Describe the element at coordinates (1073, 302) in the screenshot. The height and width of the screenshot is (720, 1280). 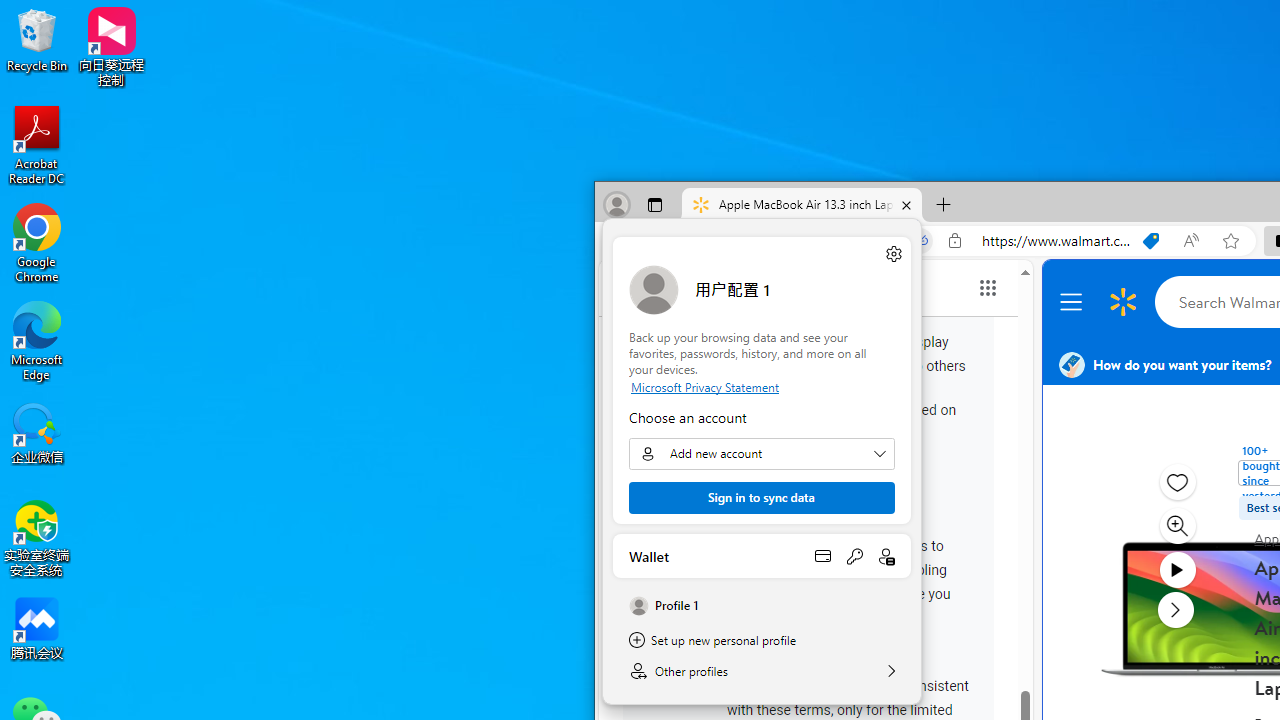
I see `'Menu'` at that location.